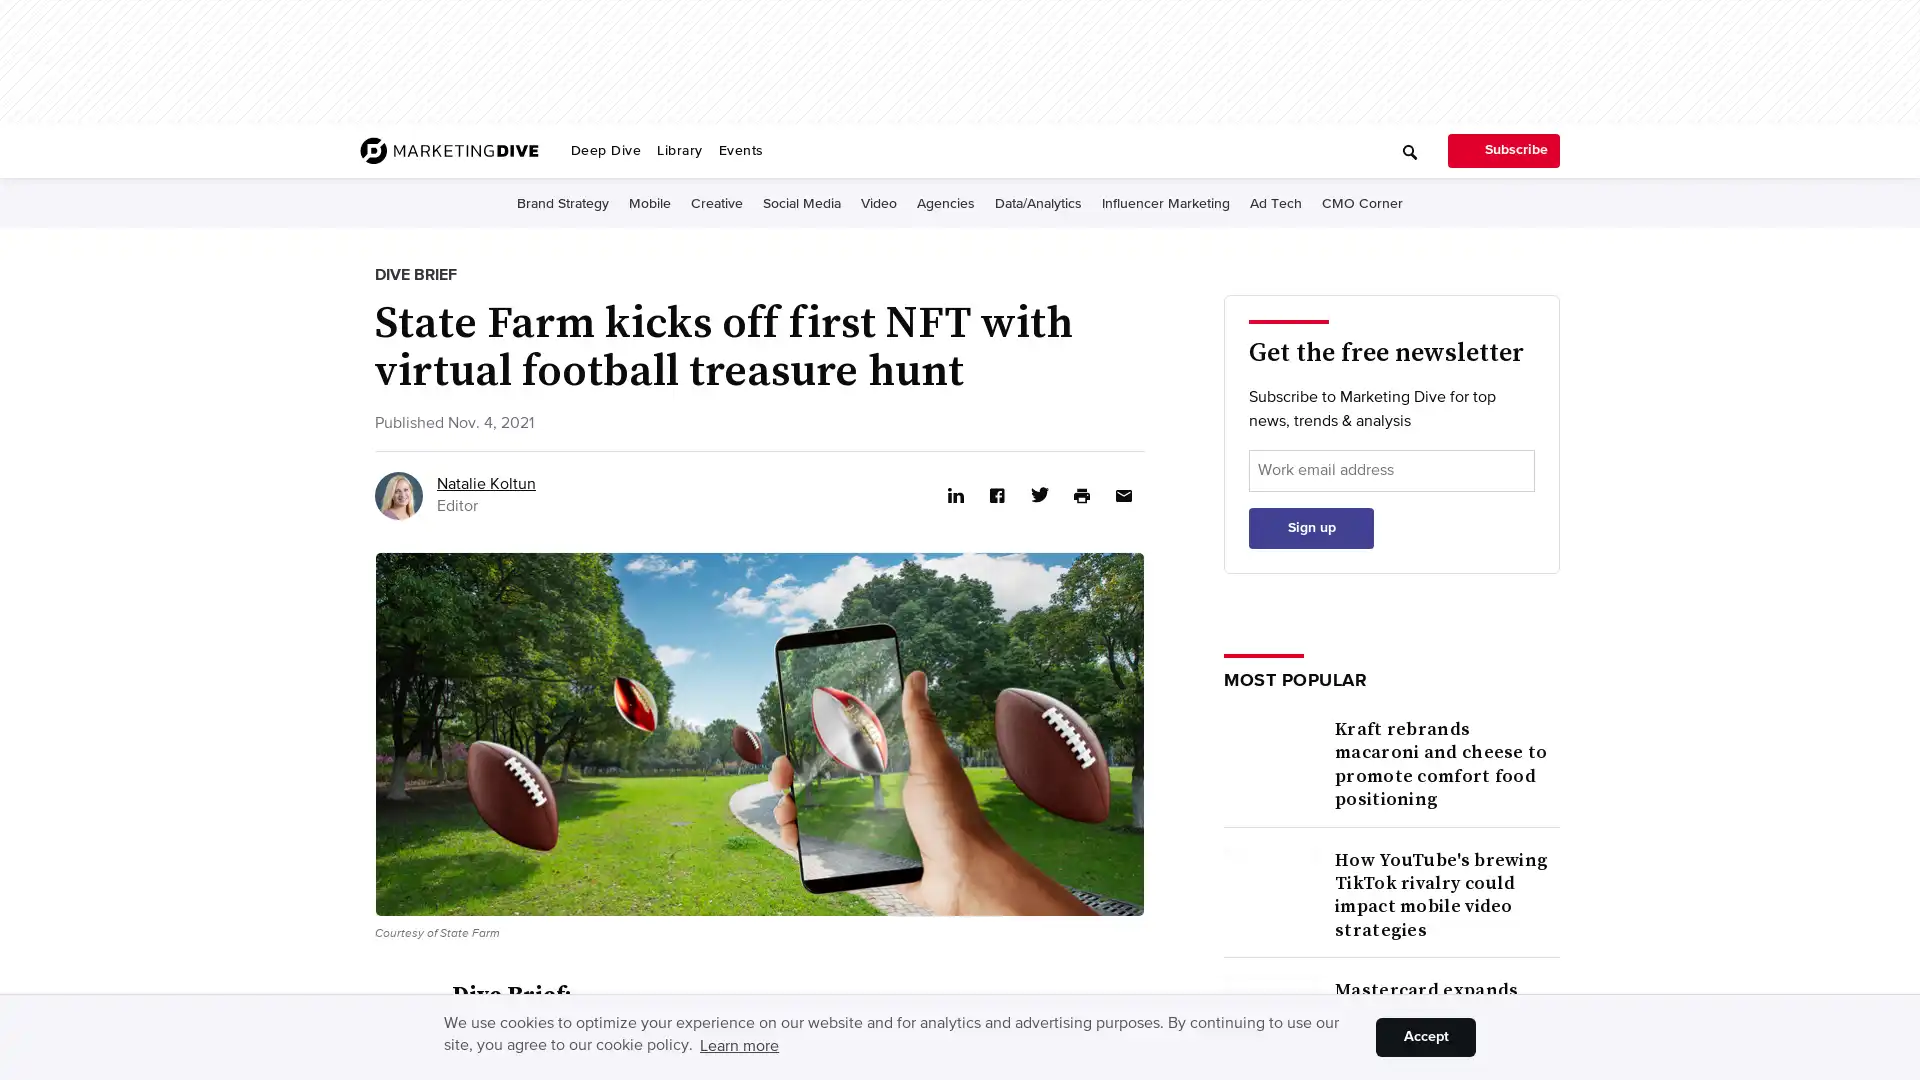  Describe the element at coordinates (1311, 855) in the screenshot. I see `Sign up` at that location.